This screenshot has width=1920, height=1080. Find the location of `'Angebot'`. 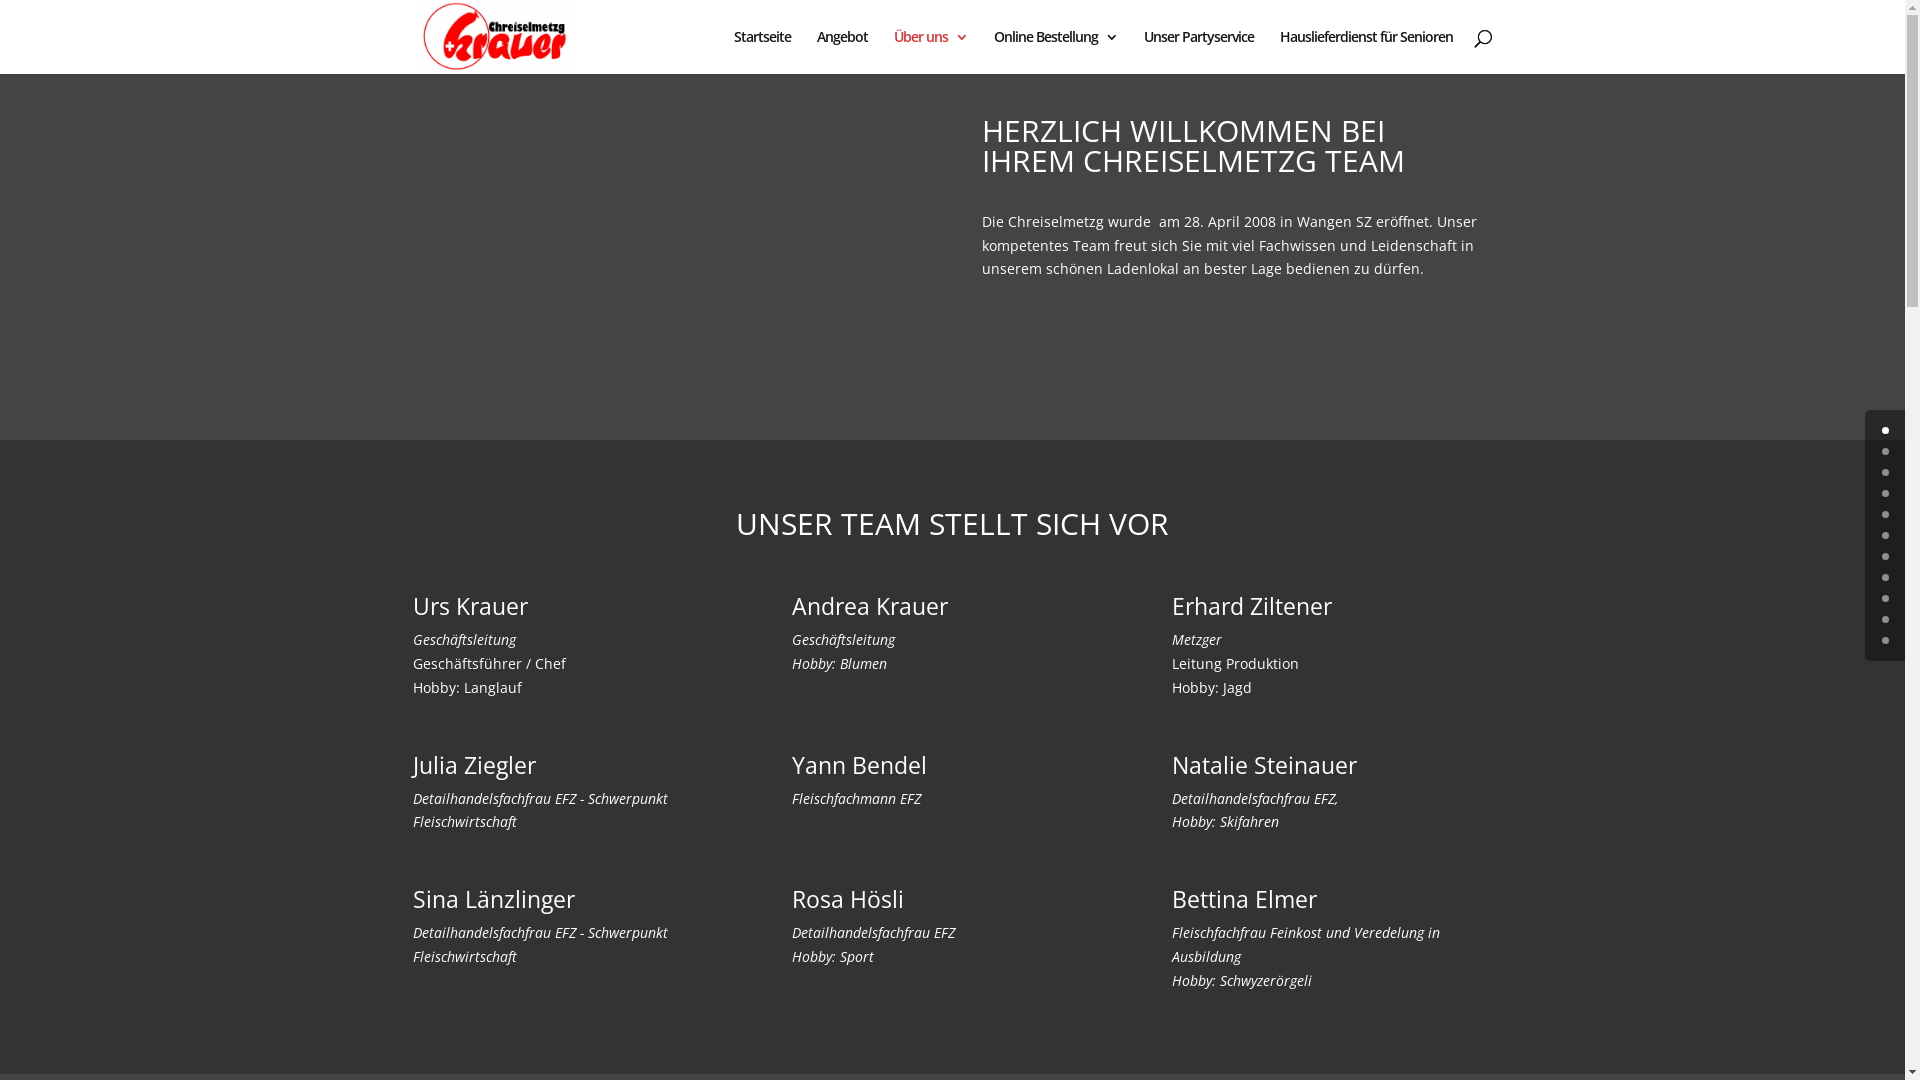

'Angebot' is located at coordinates (841, 50).